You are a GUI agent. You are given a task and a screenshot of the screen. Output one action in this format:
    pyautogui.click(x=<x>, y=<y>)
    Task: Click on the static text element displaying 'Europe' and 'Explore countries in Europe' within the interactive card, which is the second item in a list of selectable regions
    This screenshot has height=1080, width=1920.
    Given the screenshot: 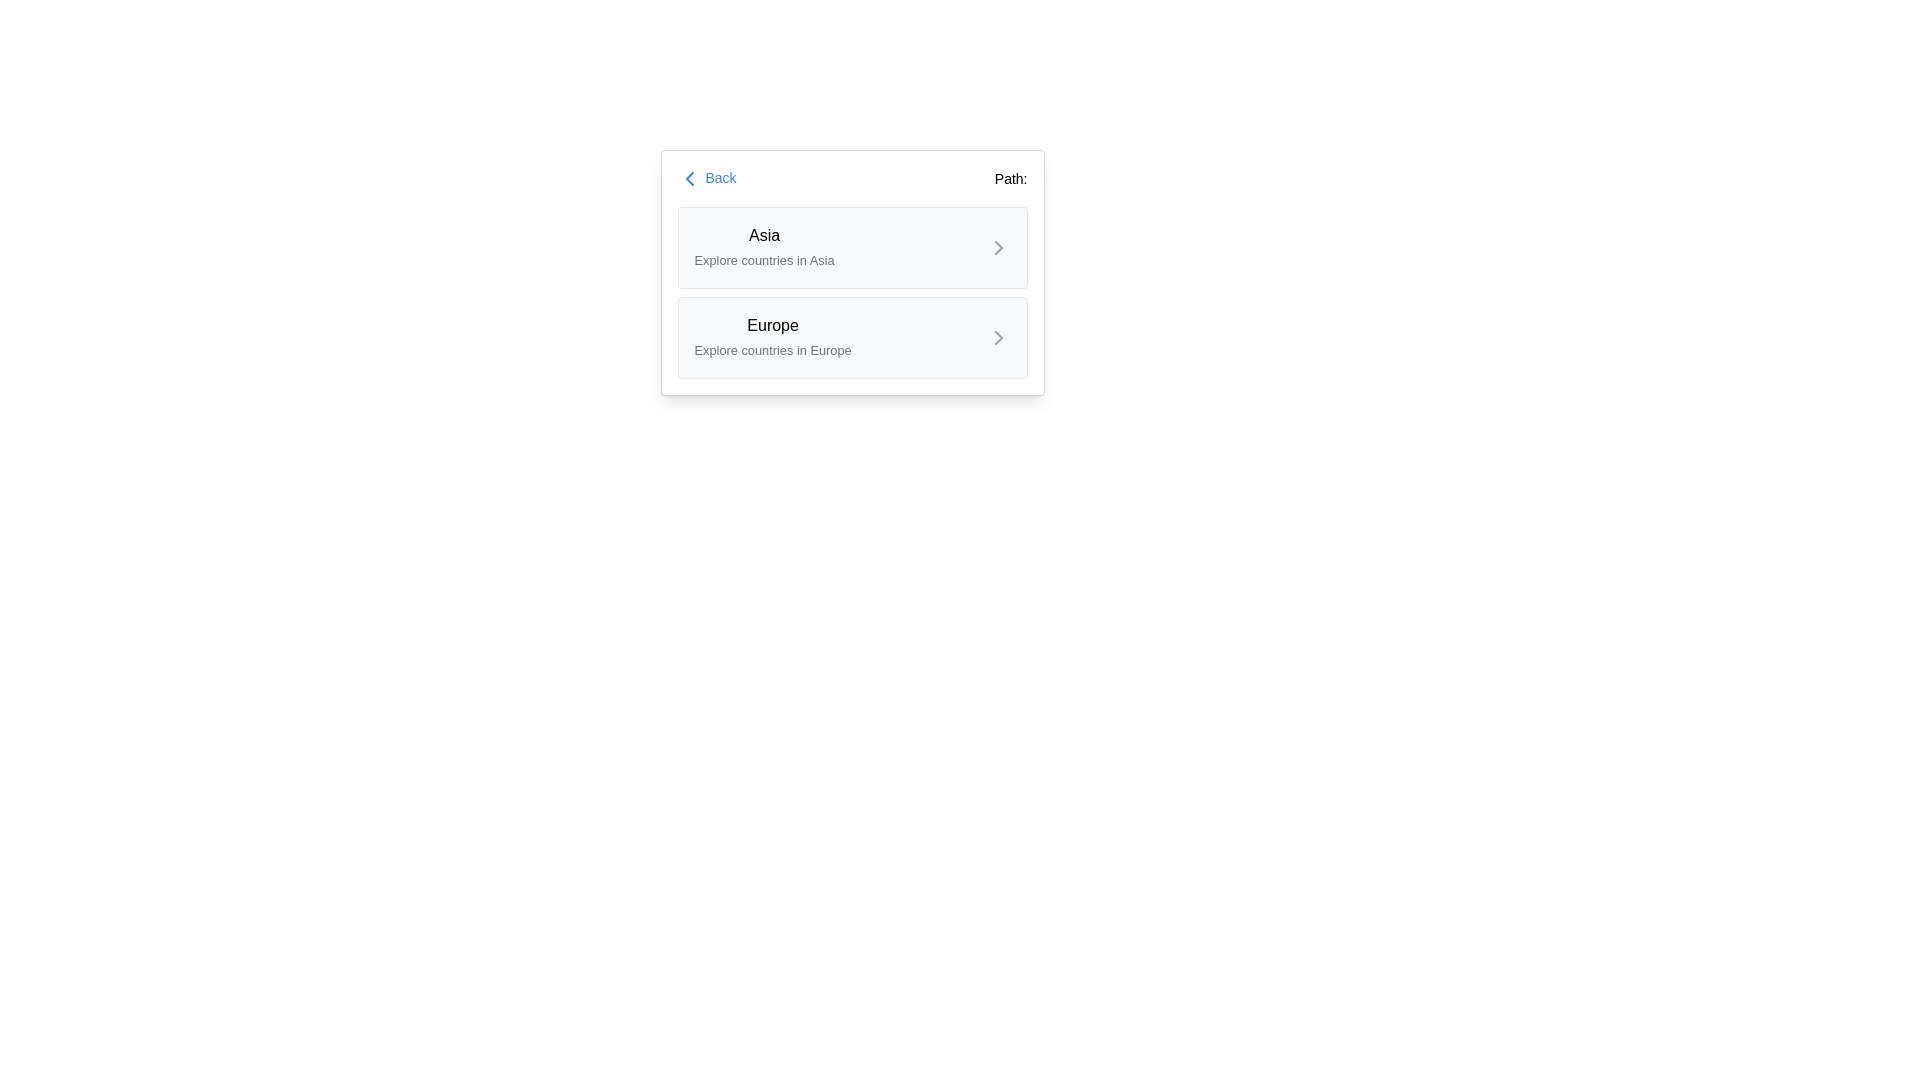 What is the action you would take?
    pyautogui.click(x=772, y=337)
    